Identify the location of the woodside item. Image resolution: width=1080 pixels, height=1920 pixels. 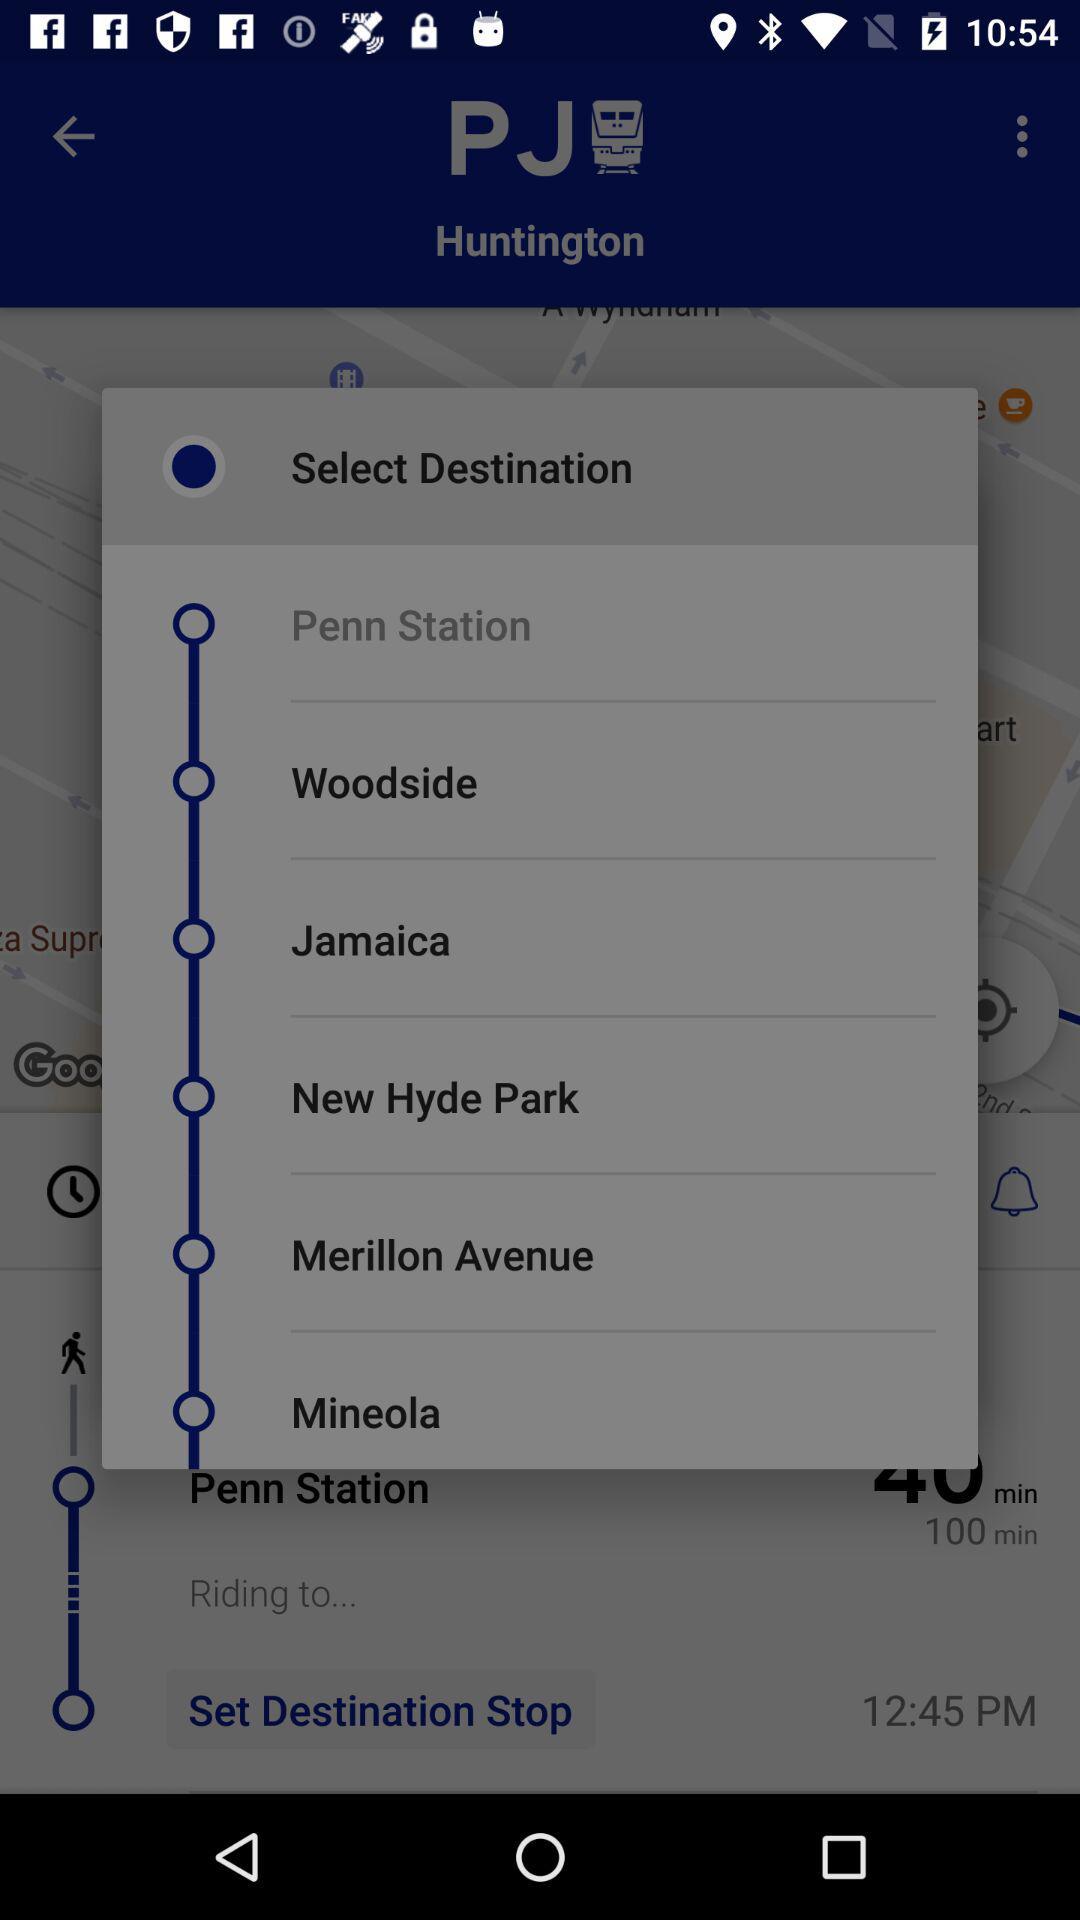
(384, 780).